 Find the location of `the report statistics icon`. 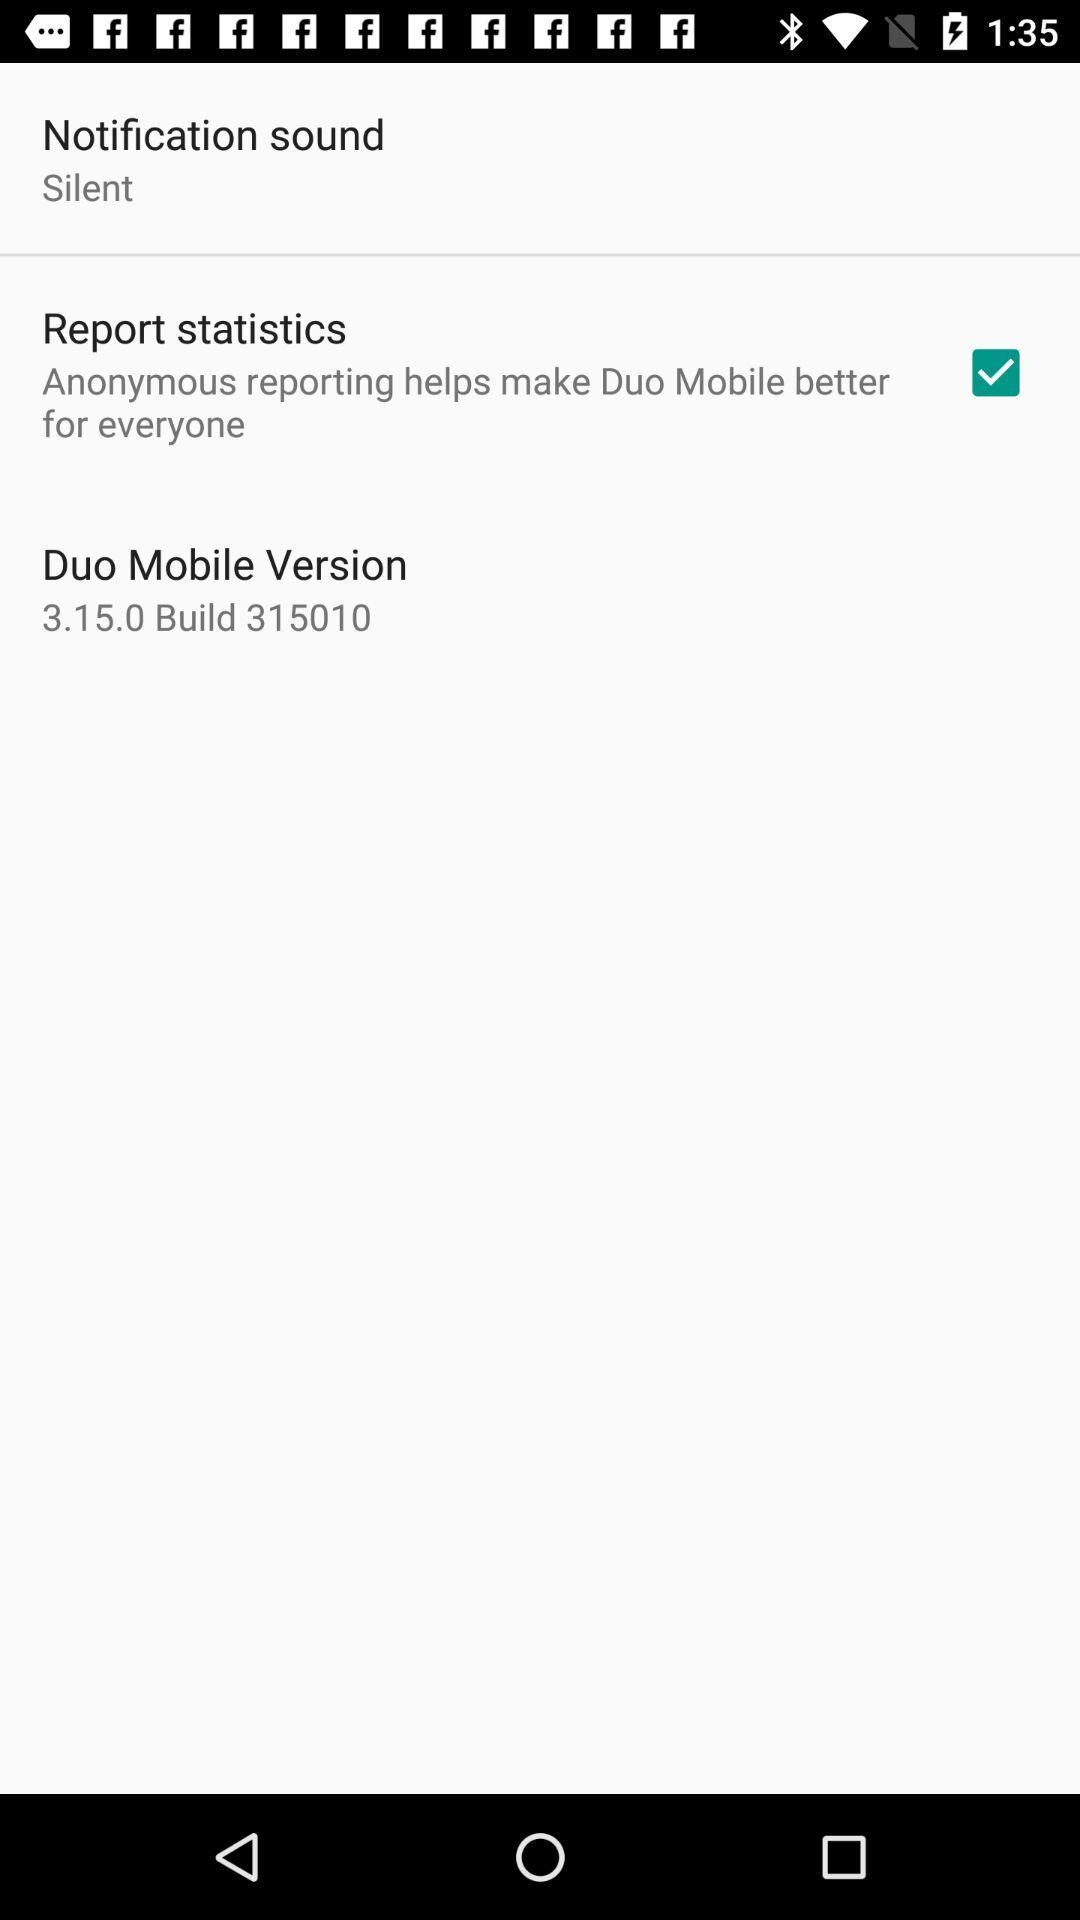

the report statistics icon is located at coordinates (194, 326).